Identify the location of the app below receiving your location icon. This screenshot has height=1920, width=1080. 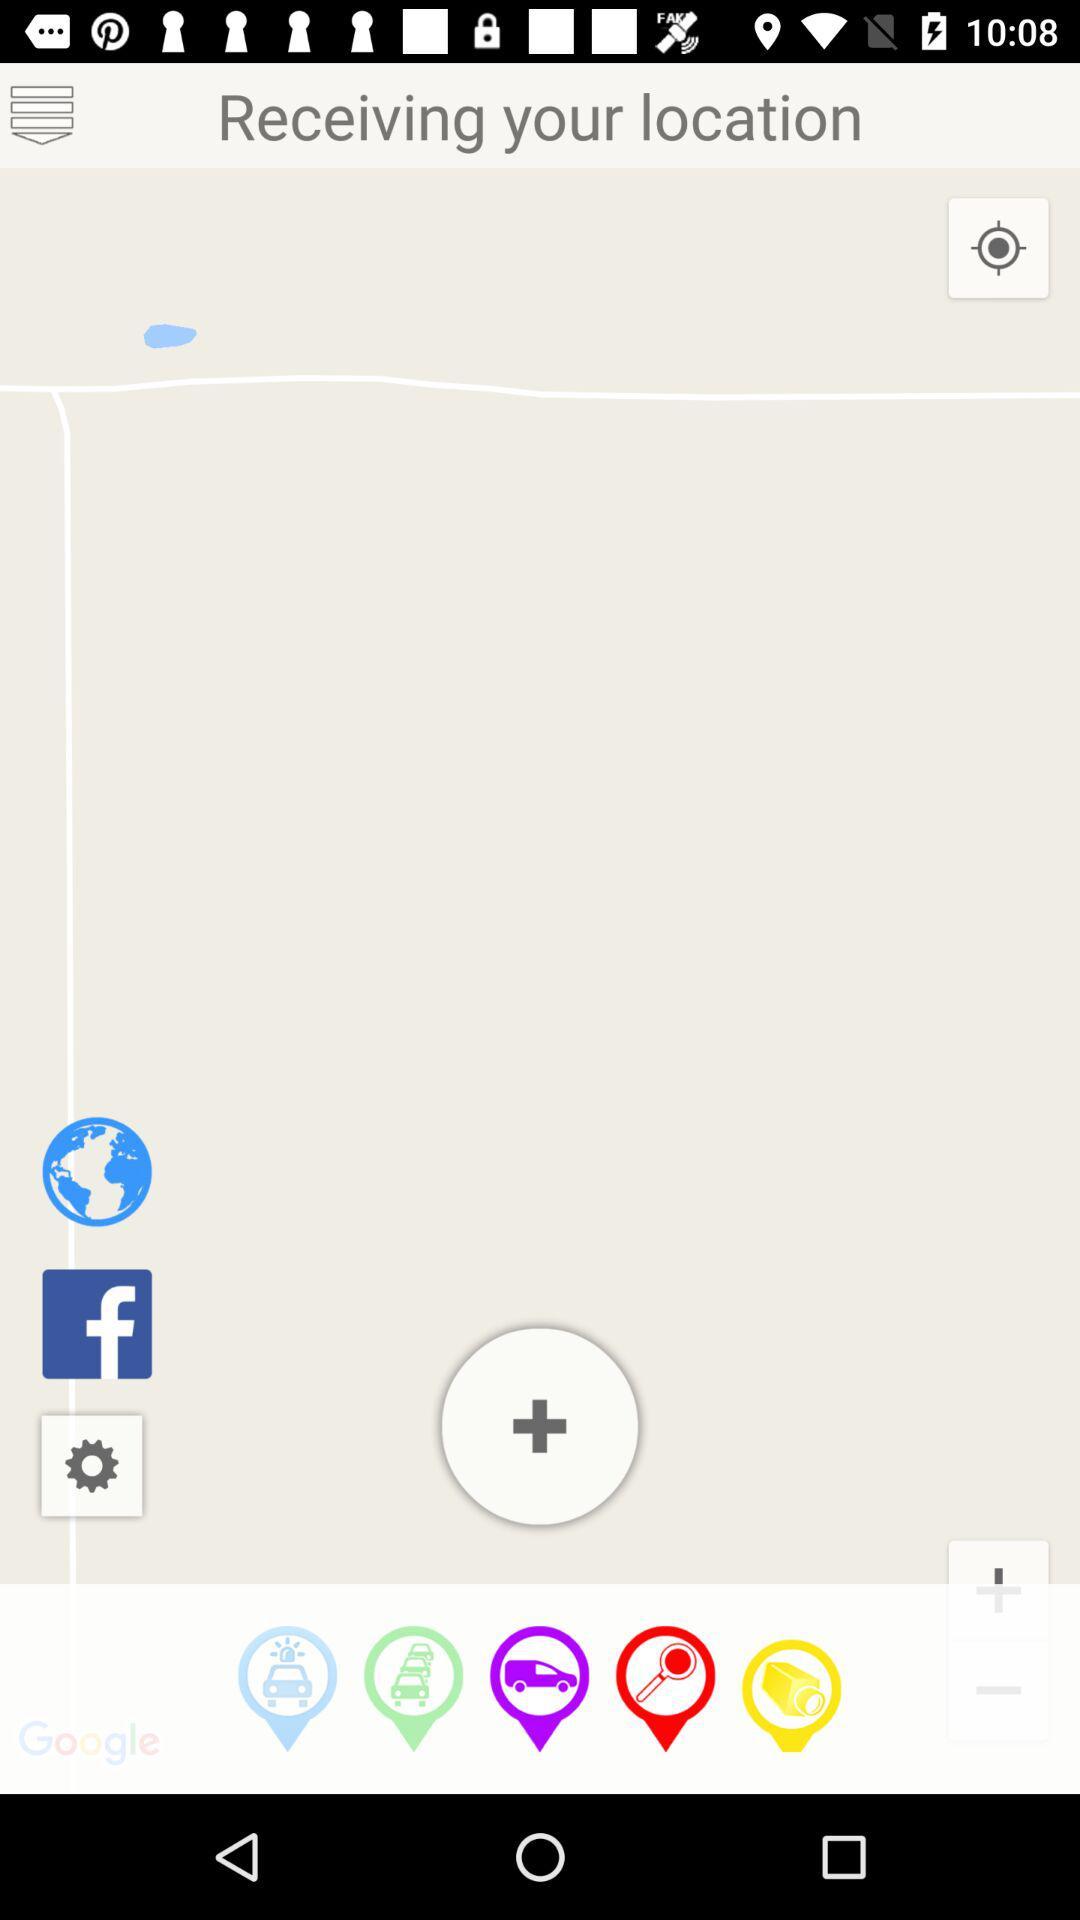
(790, 1688).